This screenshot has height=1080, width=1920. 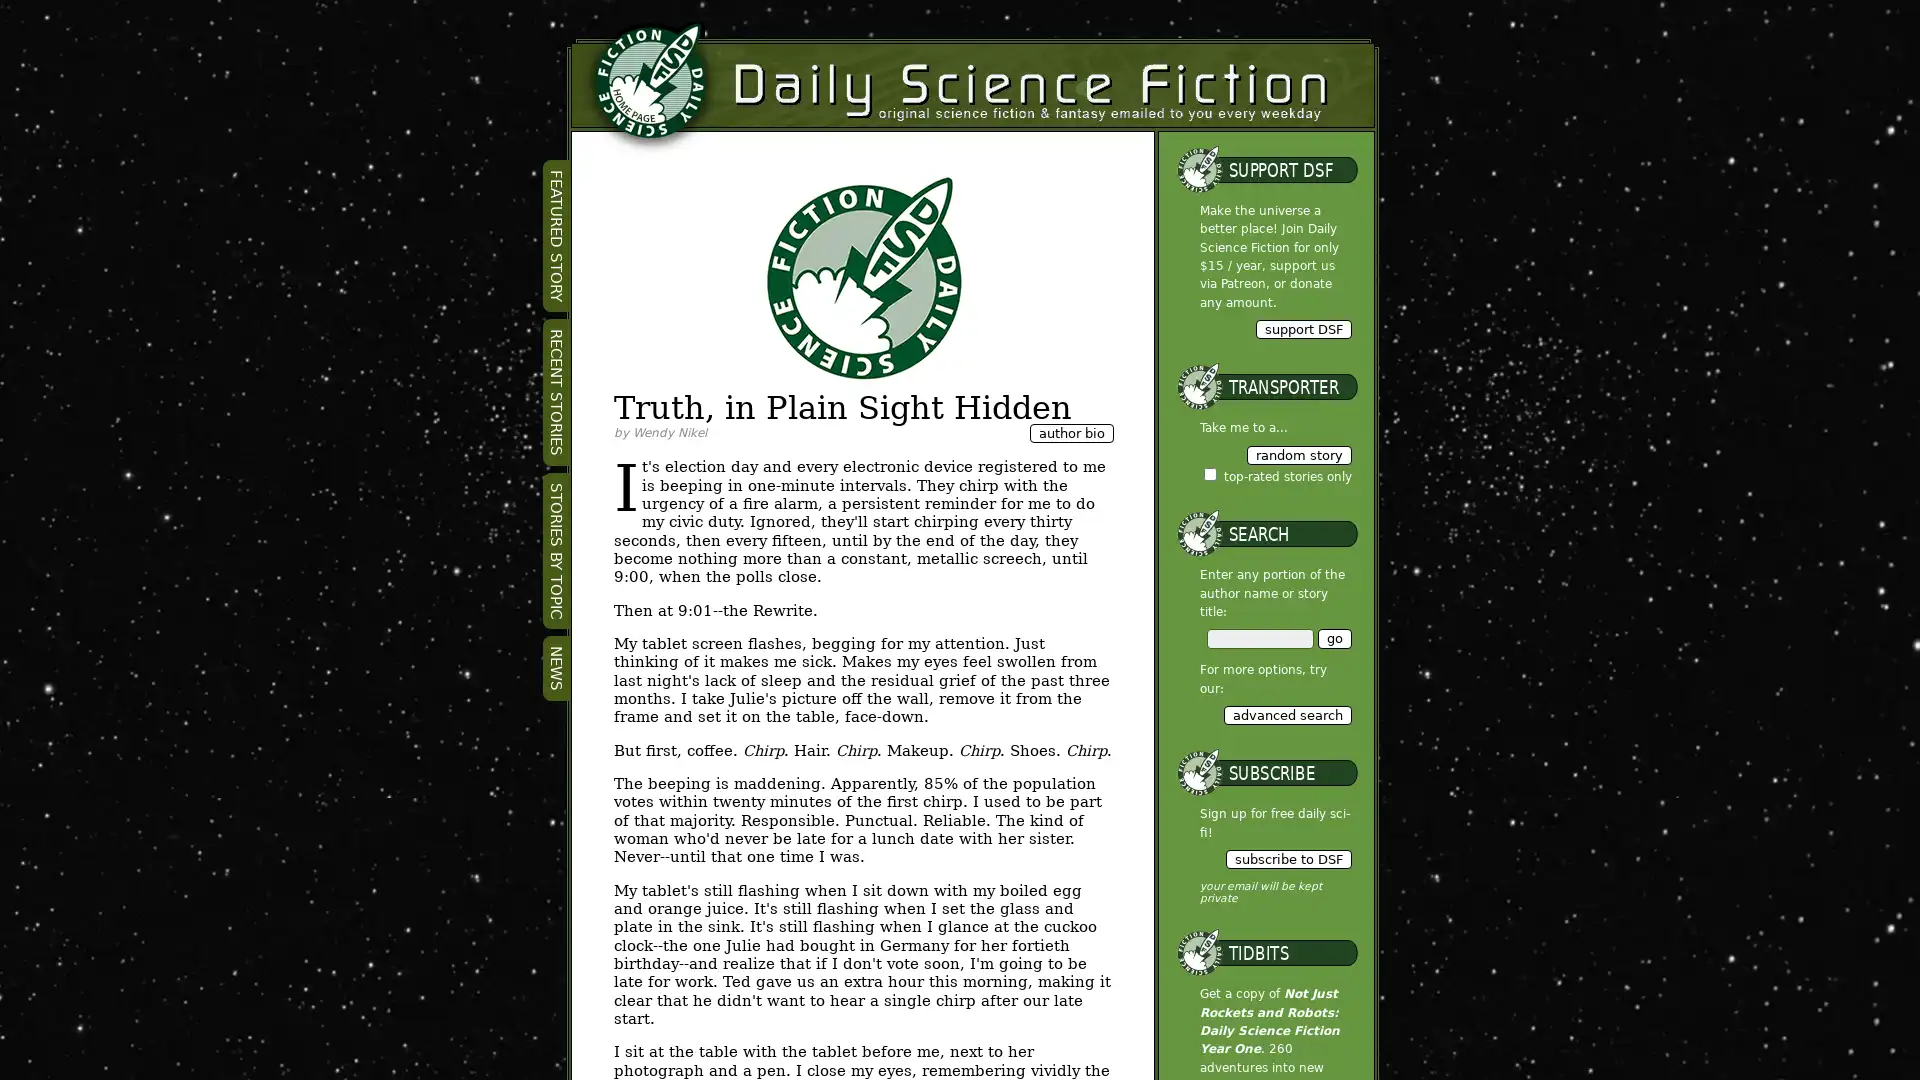 What do you see at coordinates (1286, 713) in the screenshot?
I see `advanced search` at bounding box center [1286, 713].